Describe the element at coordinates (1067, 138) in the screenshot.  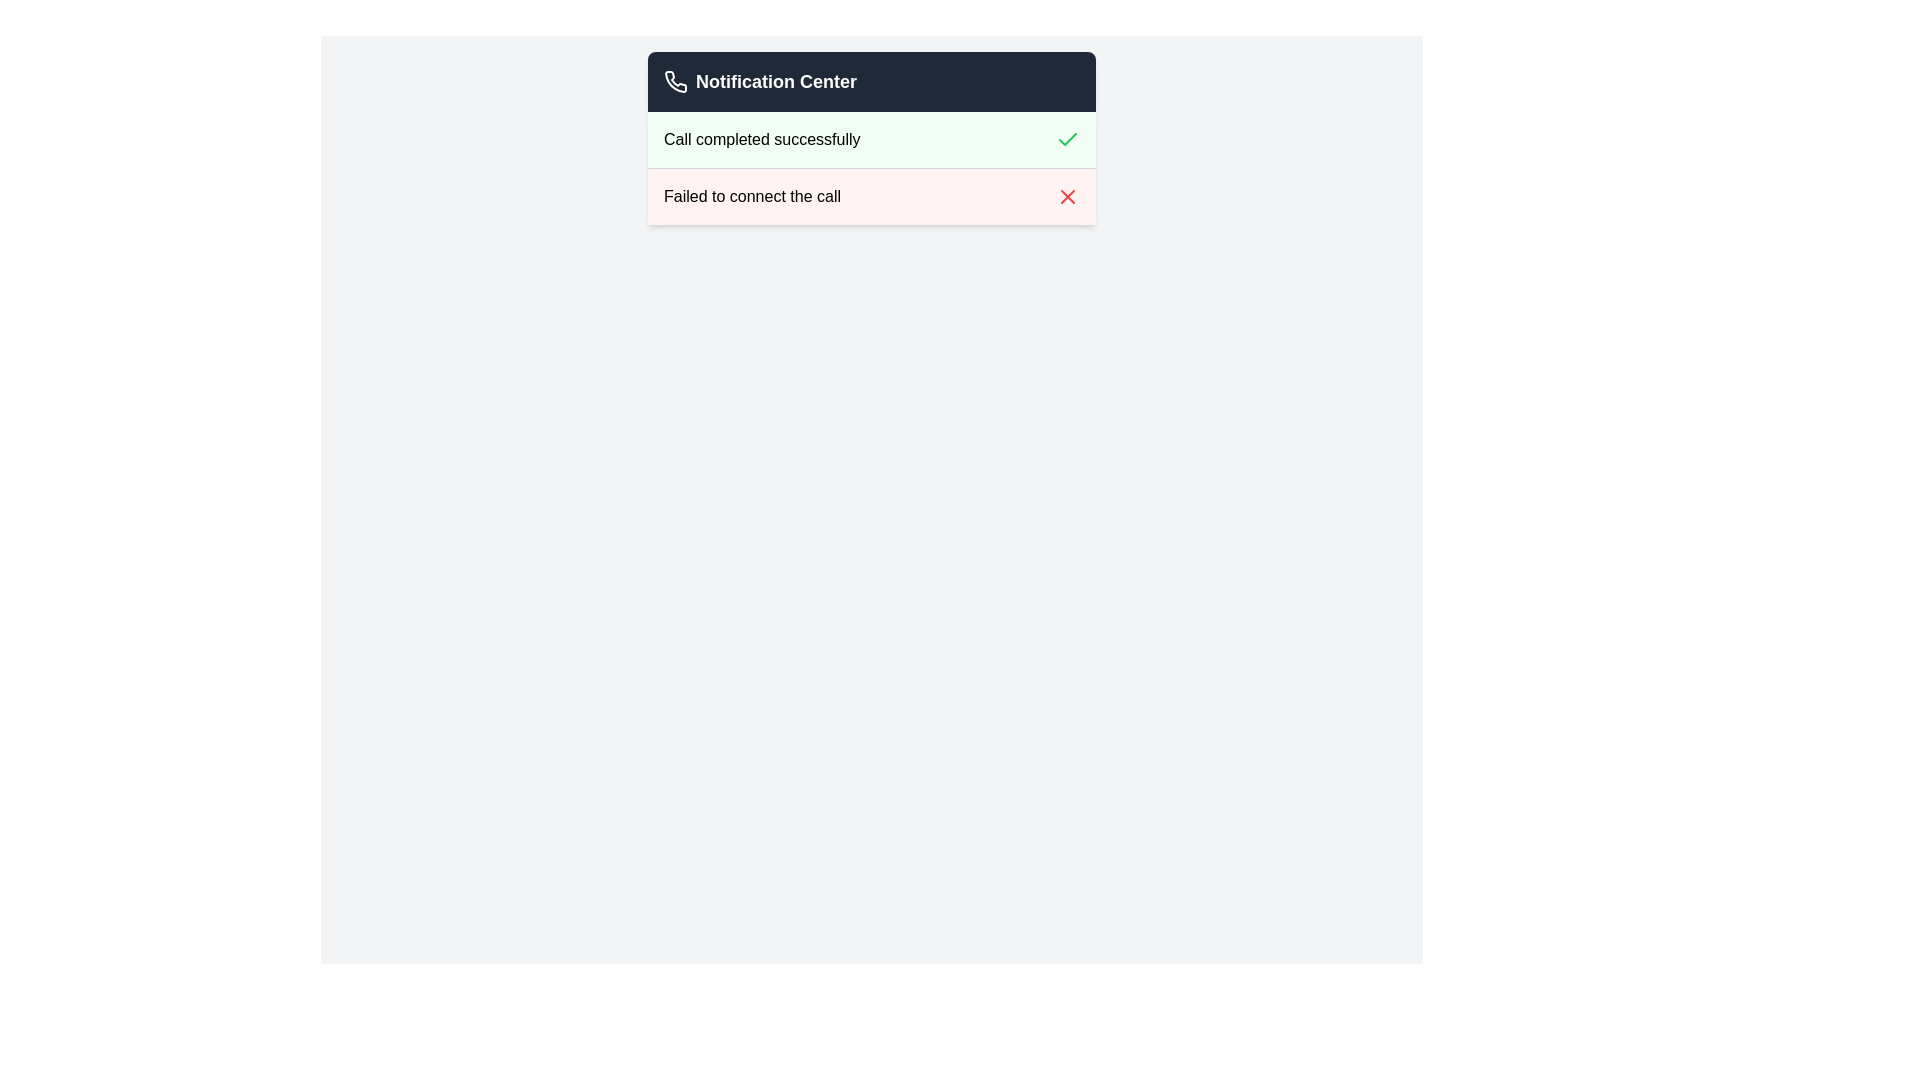
I see `the success icon located to the right of the 'Call completed successfully' notification, which serves as a visual confirmation of task completion` at that location.